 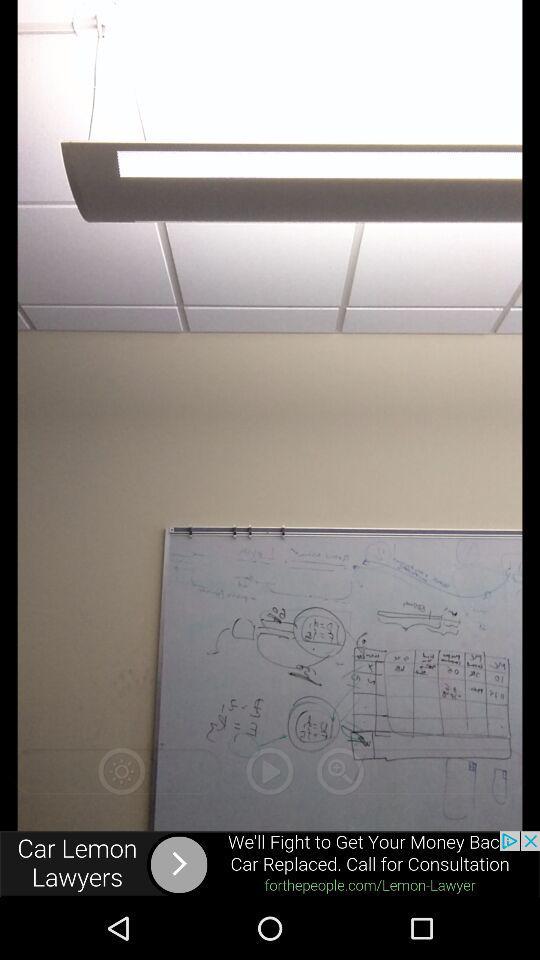 I want to click on autoplay option, so click(x=270, y=770).